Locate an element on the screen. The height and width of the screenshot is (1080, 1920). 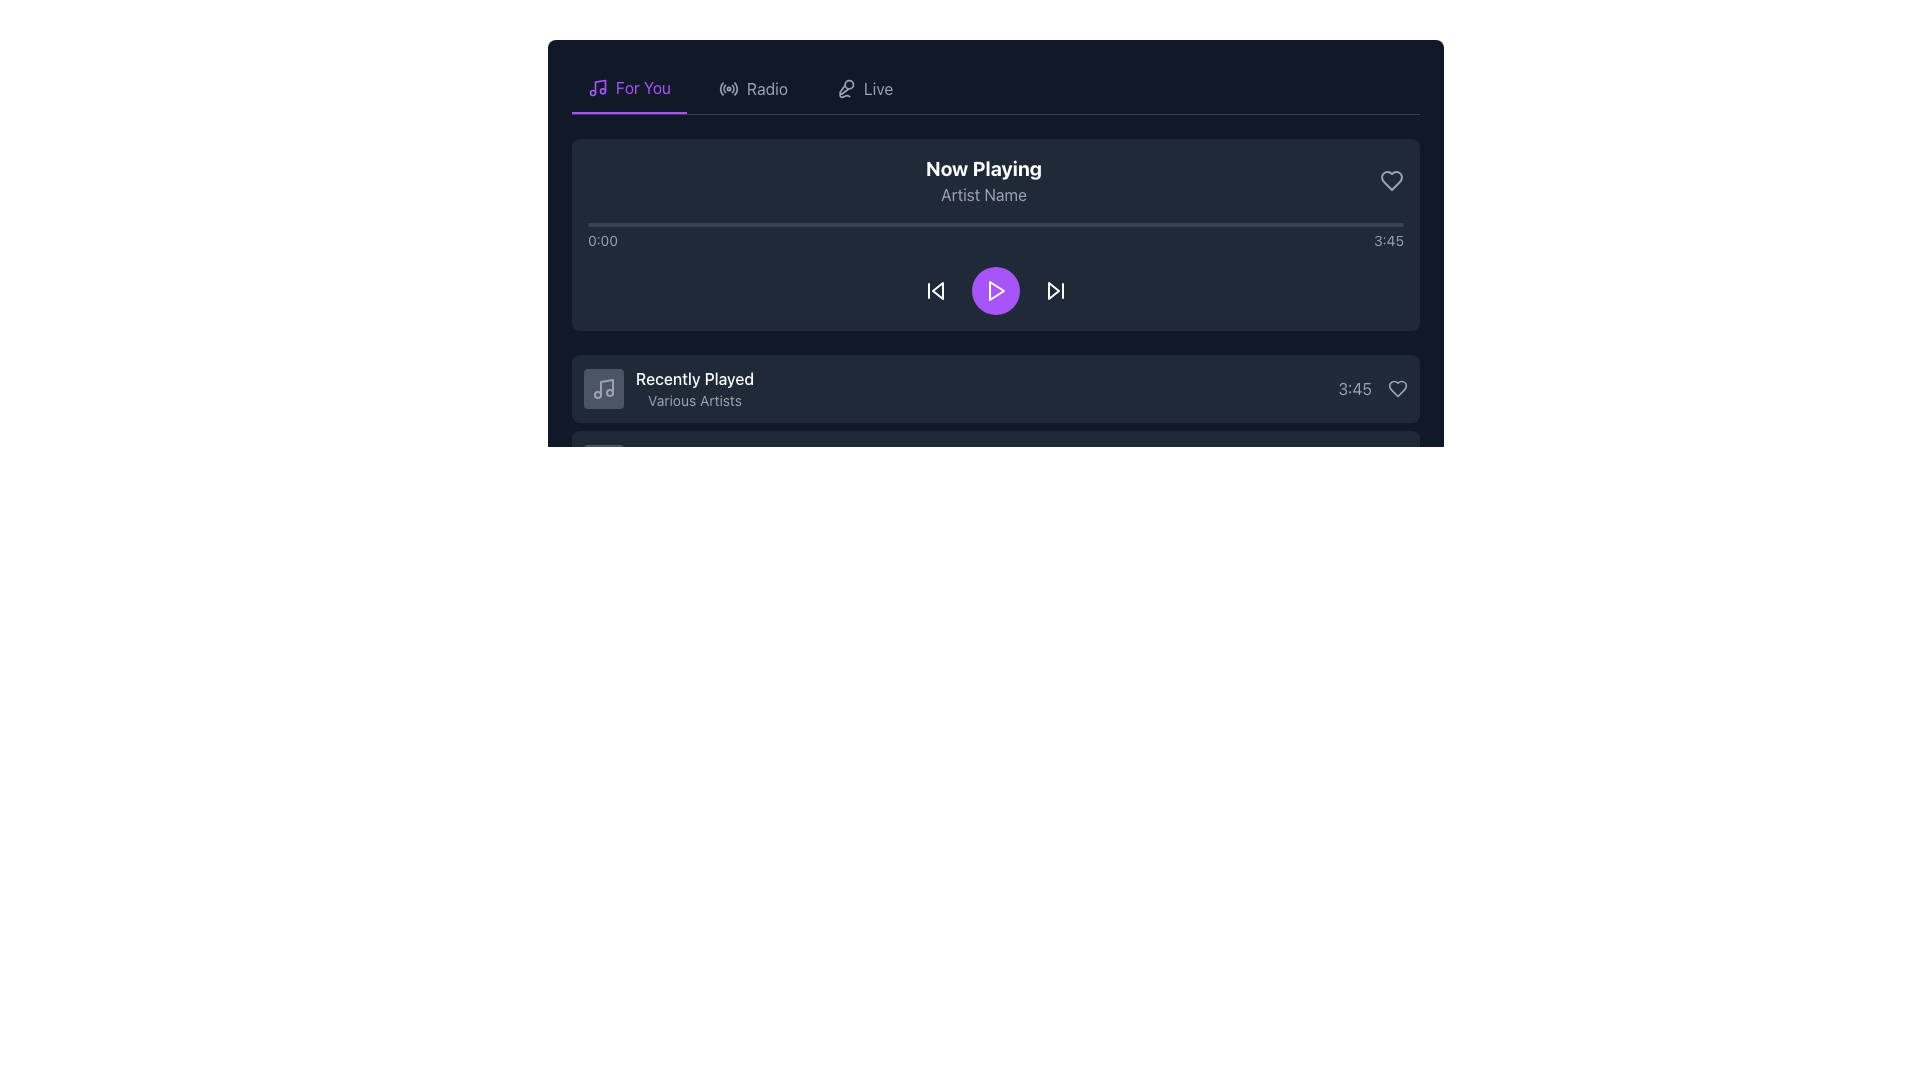
the circular button with a prominent purple background and a white triangular 'Play' icon is located at coordinates (996, 290).